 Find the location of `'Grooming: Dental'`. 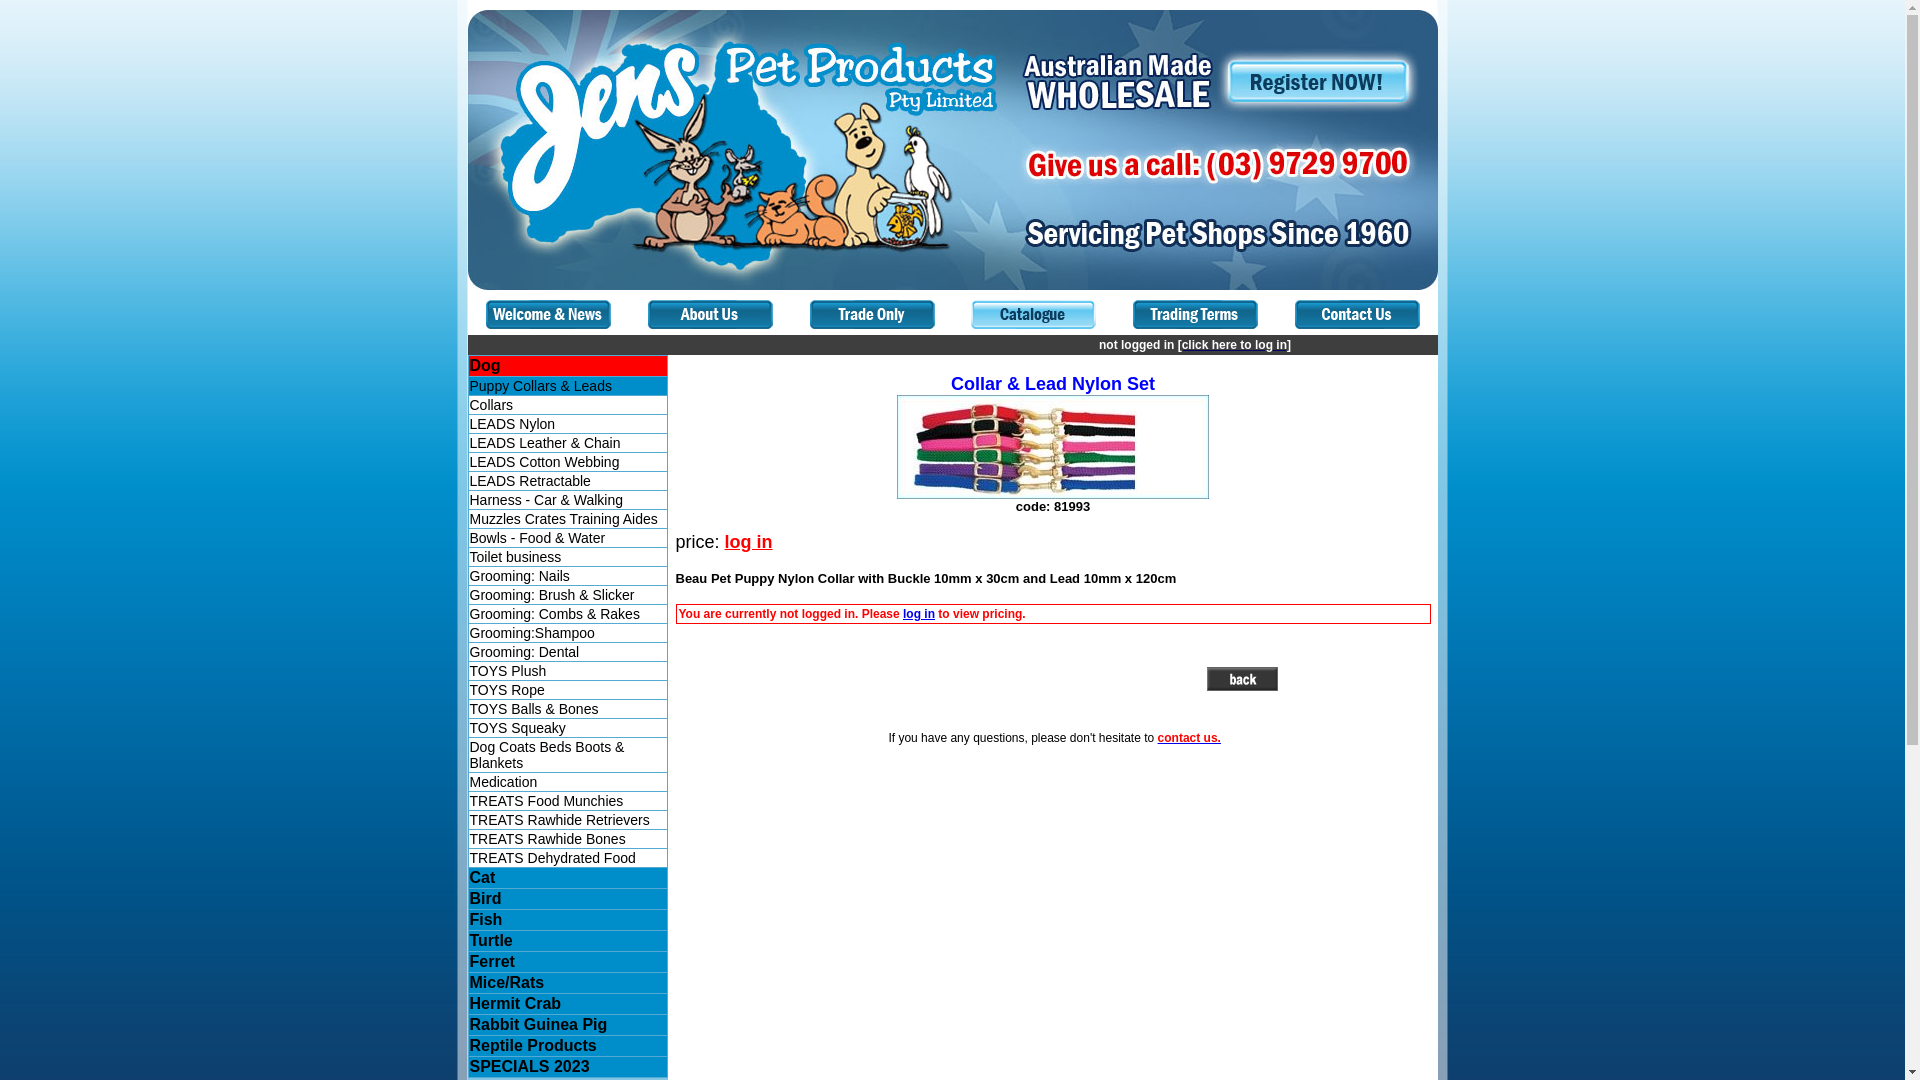

'Grooming: Dental' is located at coordinates (466, 651).